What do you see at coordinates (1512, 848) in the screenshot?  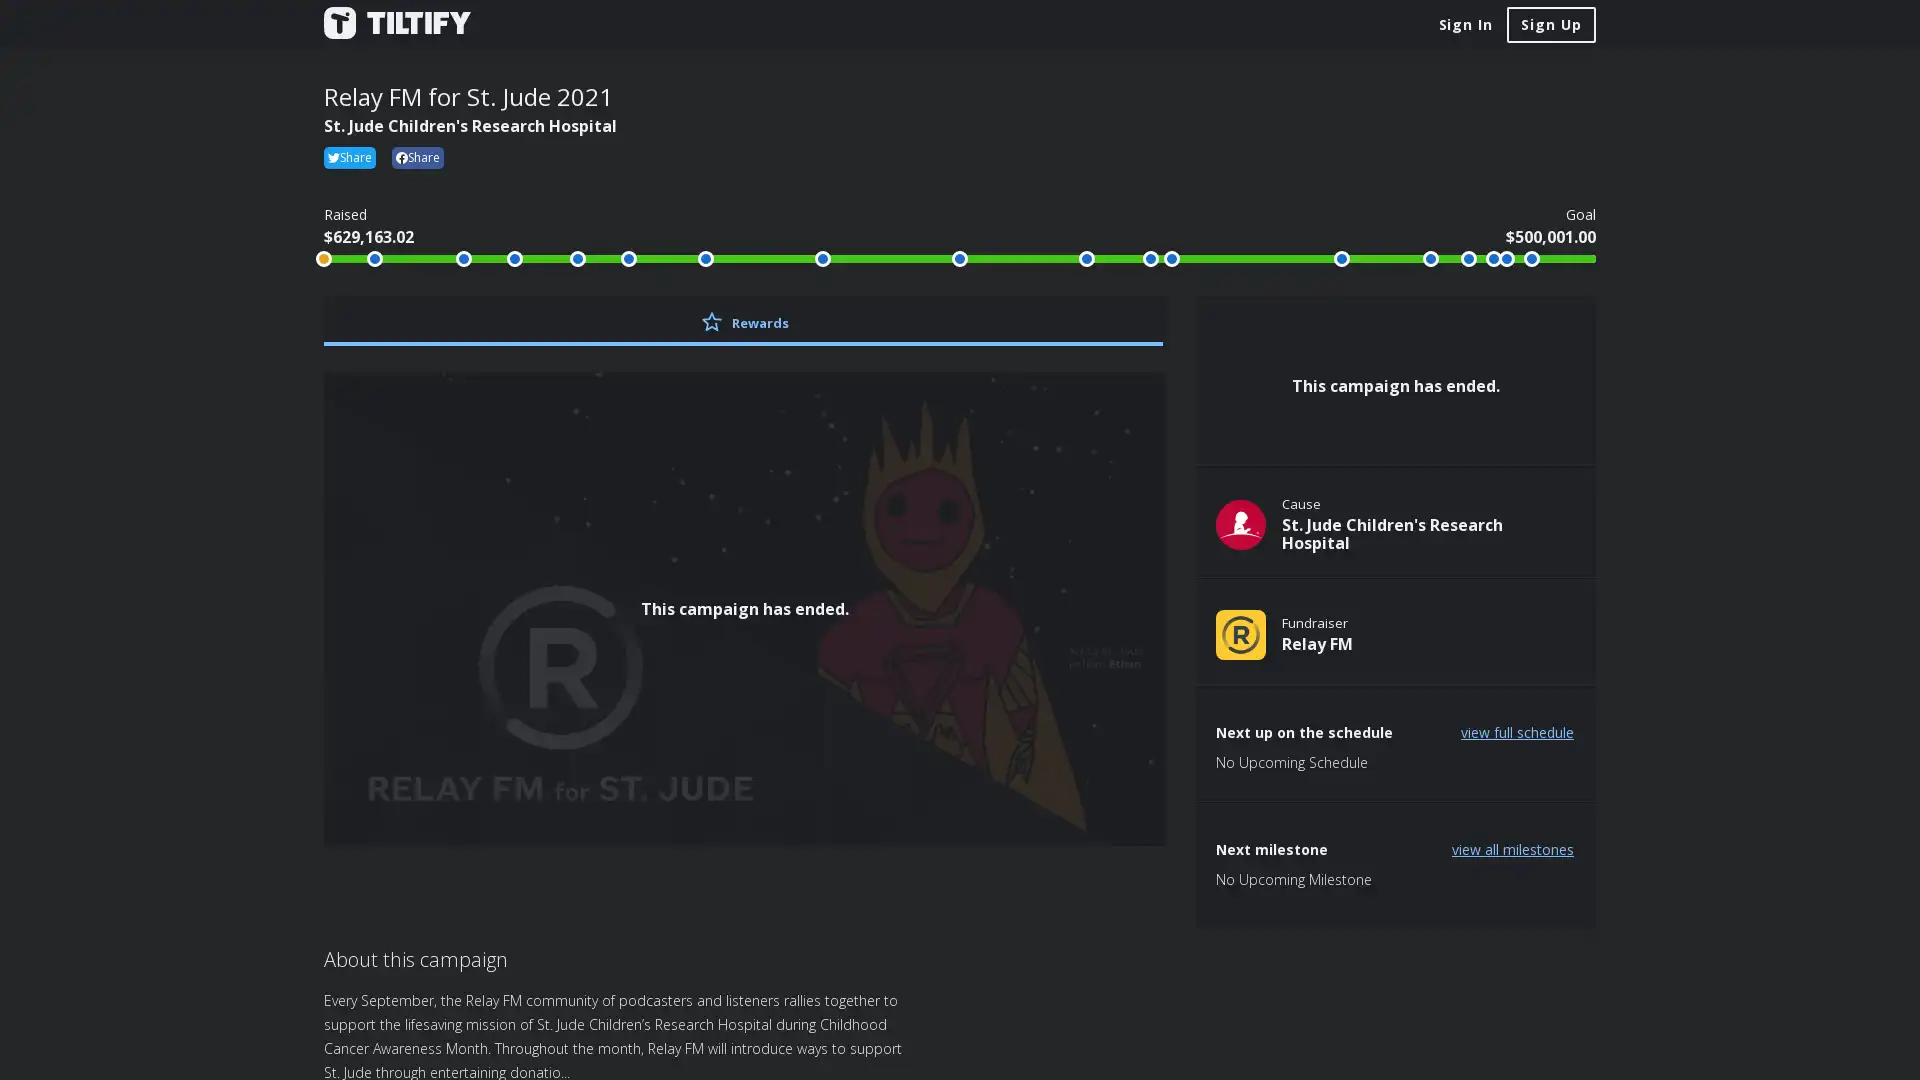 I see `view all milestones` at bounding box center [1512, 848].